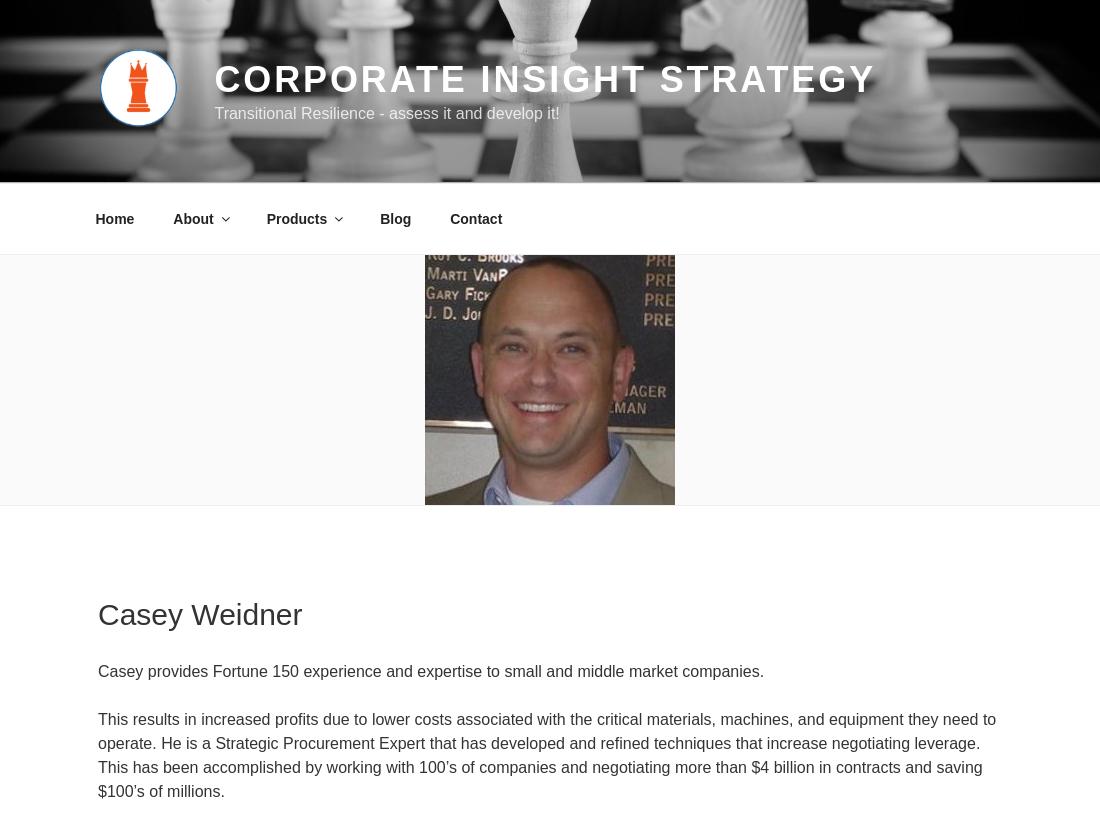  I want to click on 'Contact', so click(474, 217).